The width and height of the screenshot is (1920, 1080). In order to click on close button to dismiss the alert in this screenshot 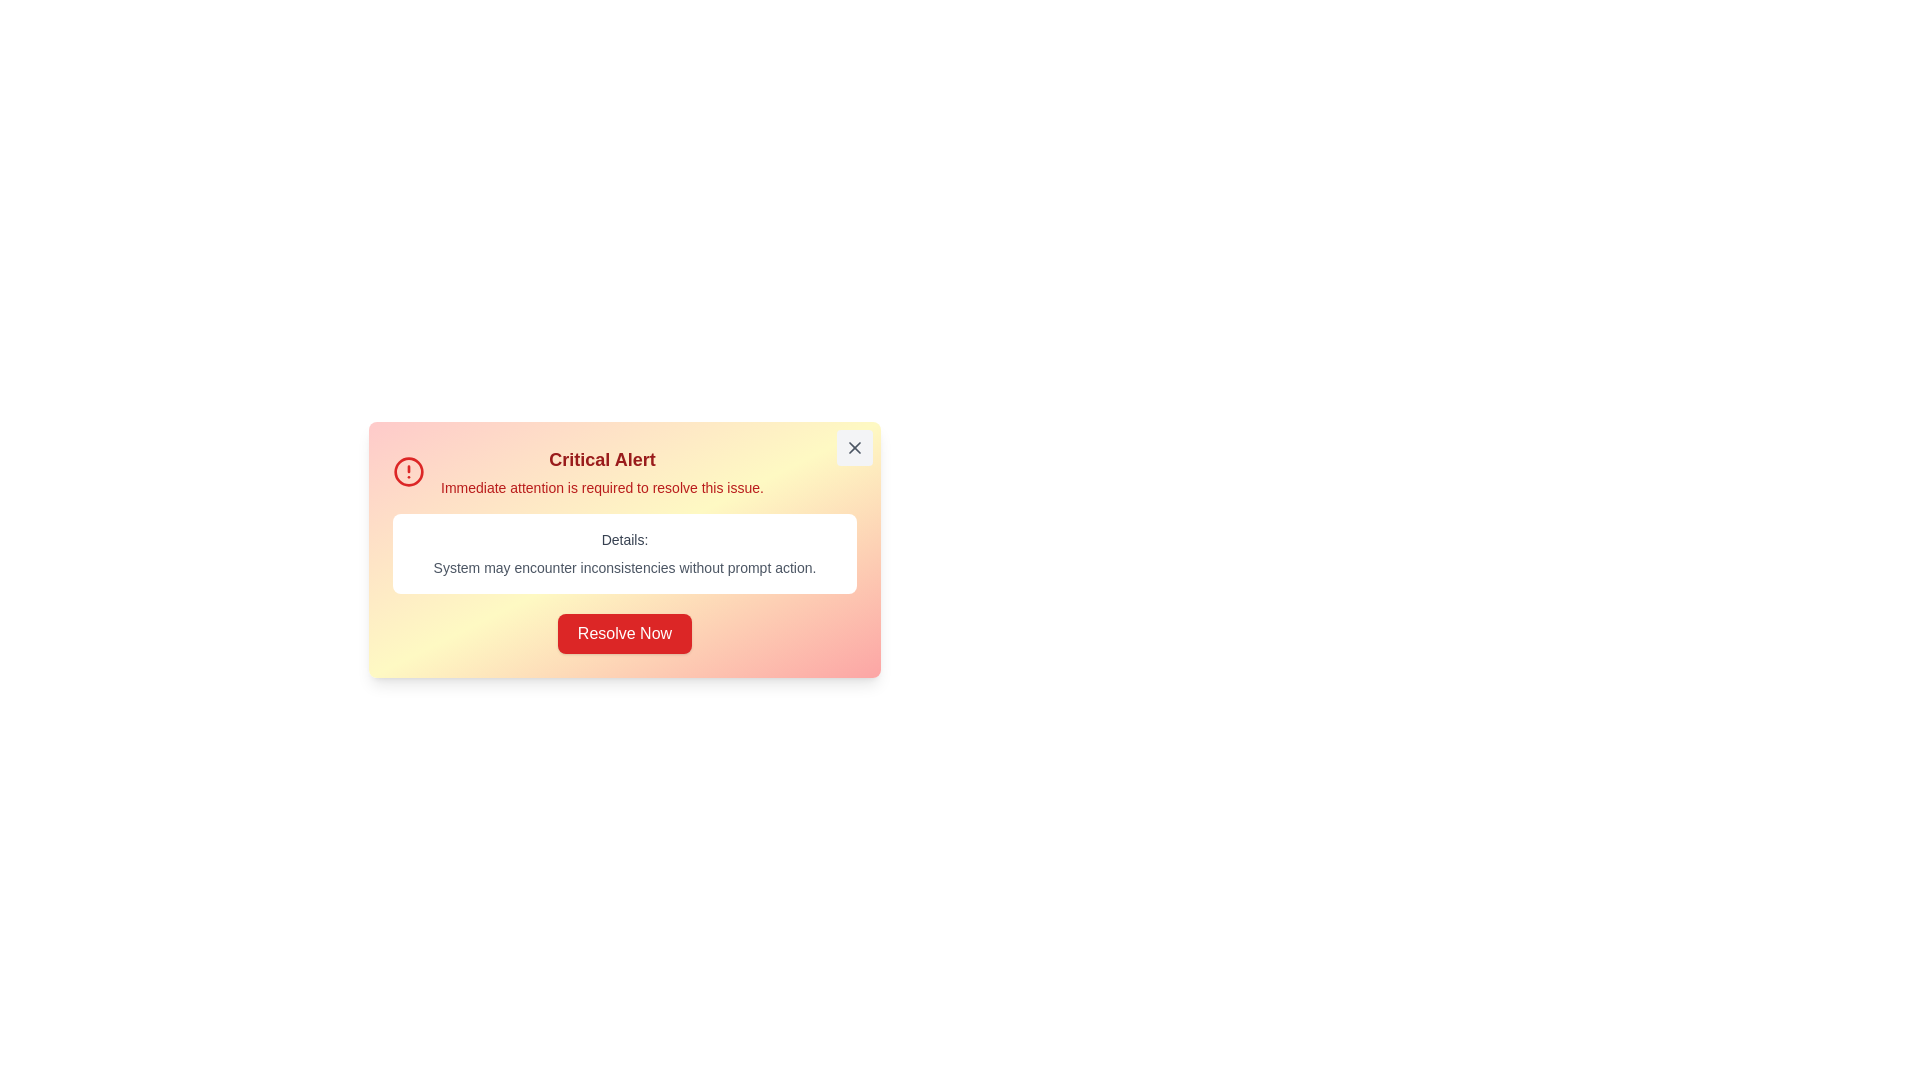, I will do `click(854, 446)`.